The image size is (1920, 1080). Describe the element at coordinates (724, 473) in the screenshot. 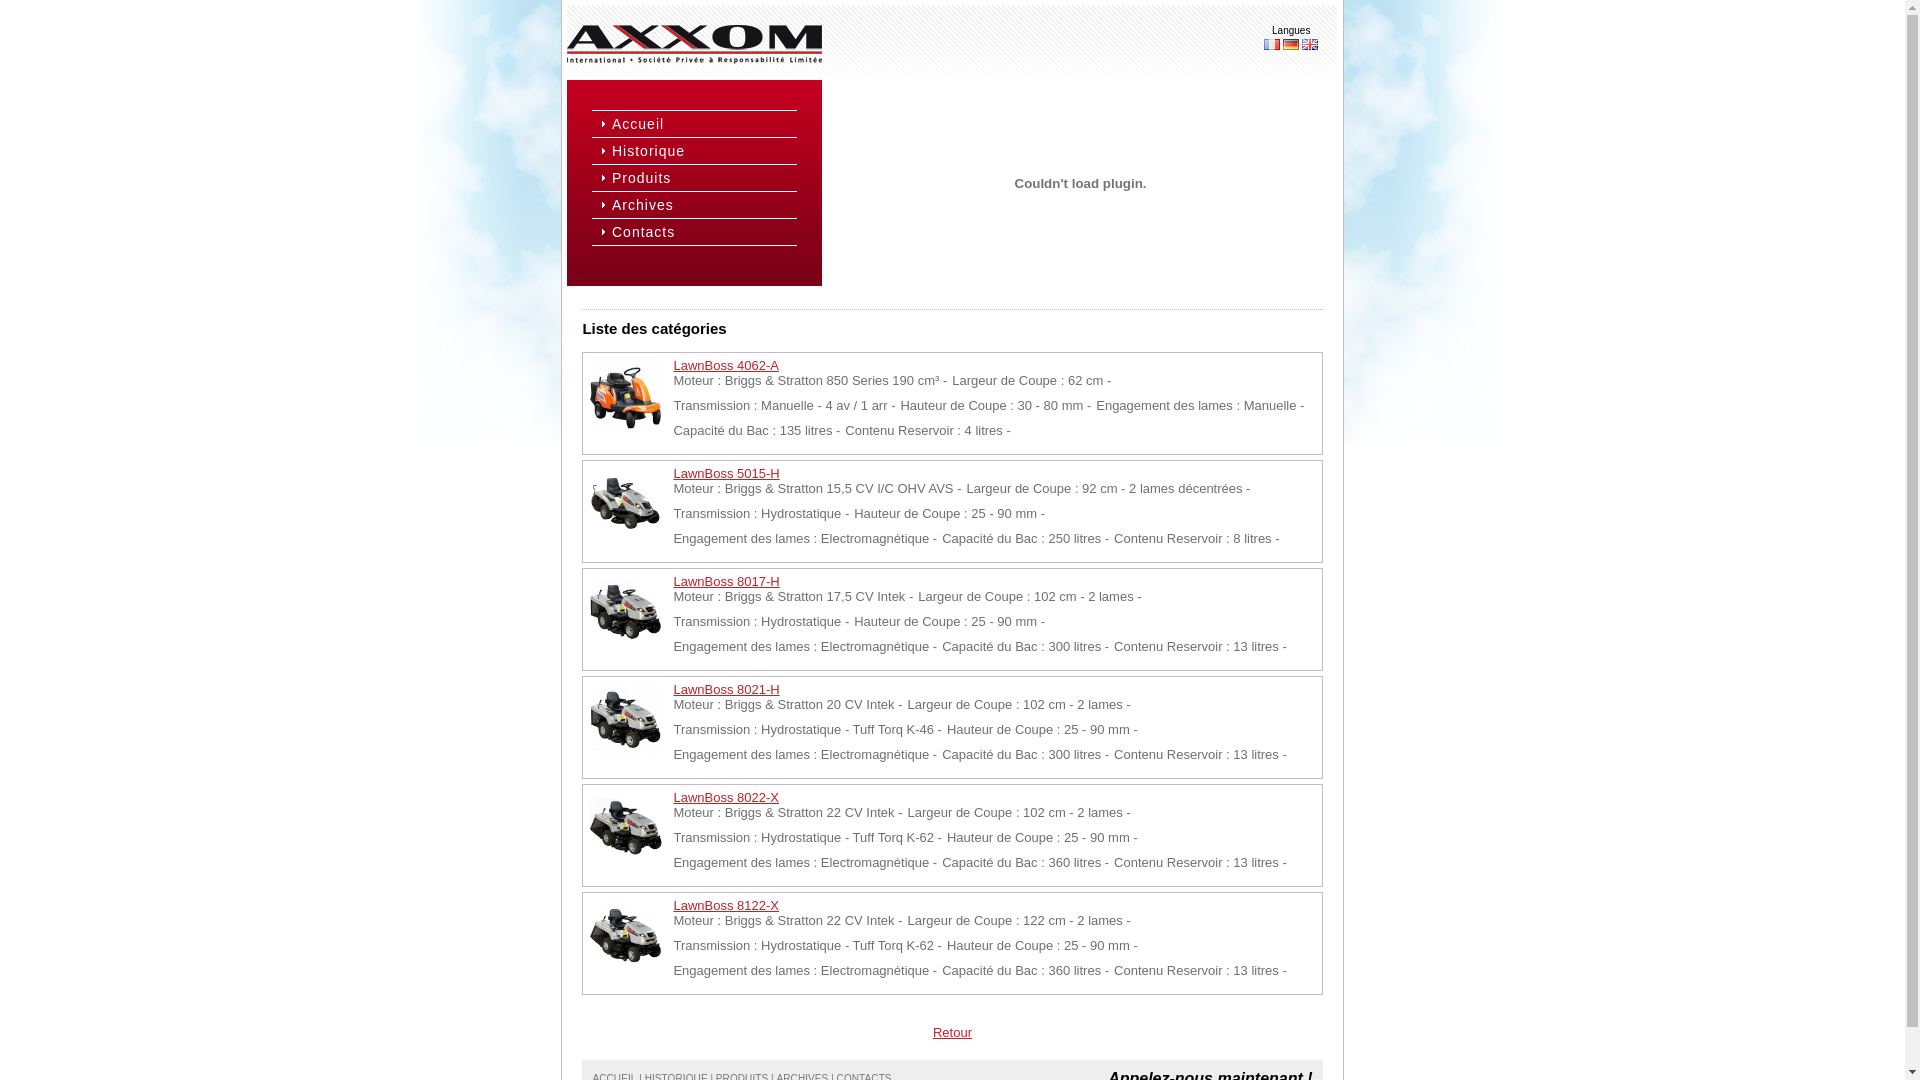

I see `'LawnBoss 5015-H'` at that location.